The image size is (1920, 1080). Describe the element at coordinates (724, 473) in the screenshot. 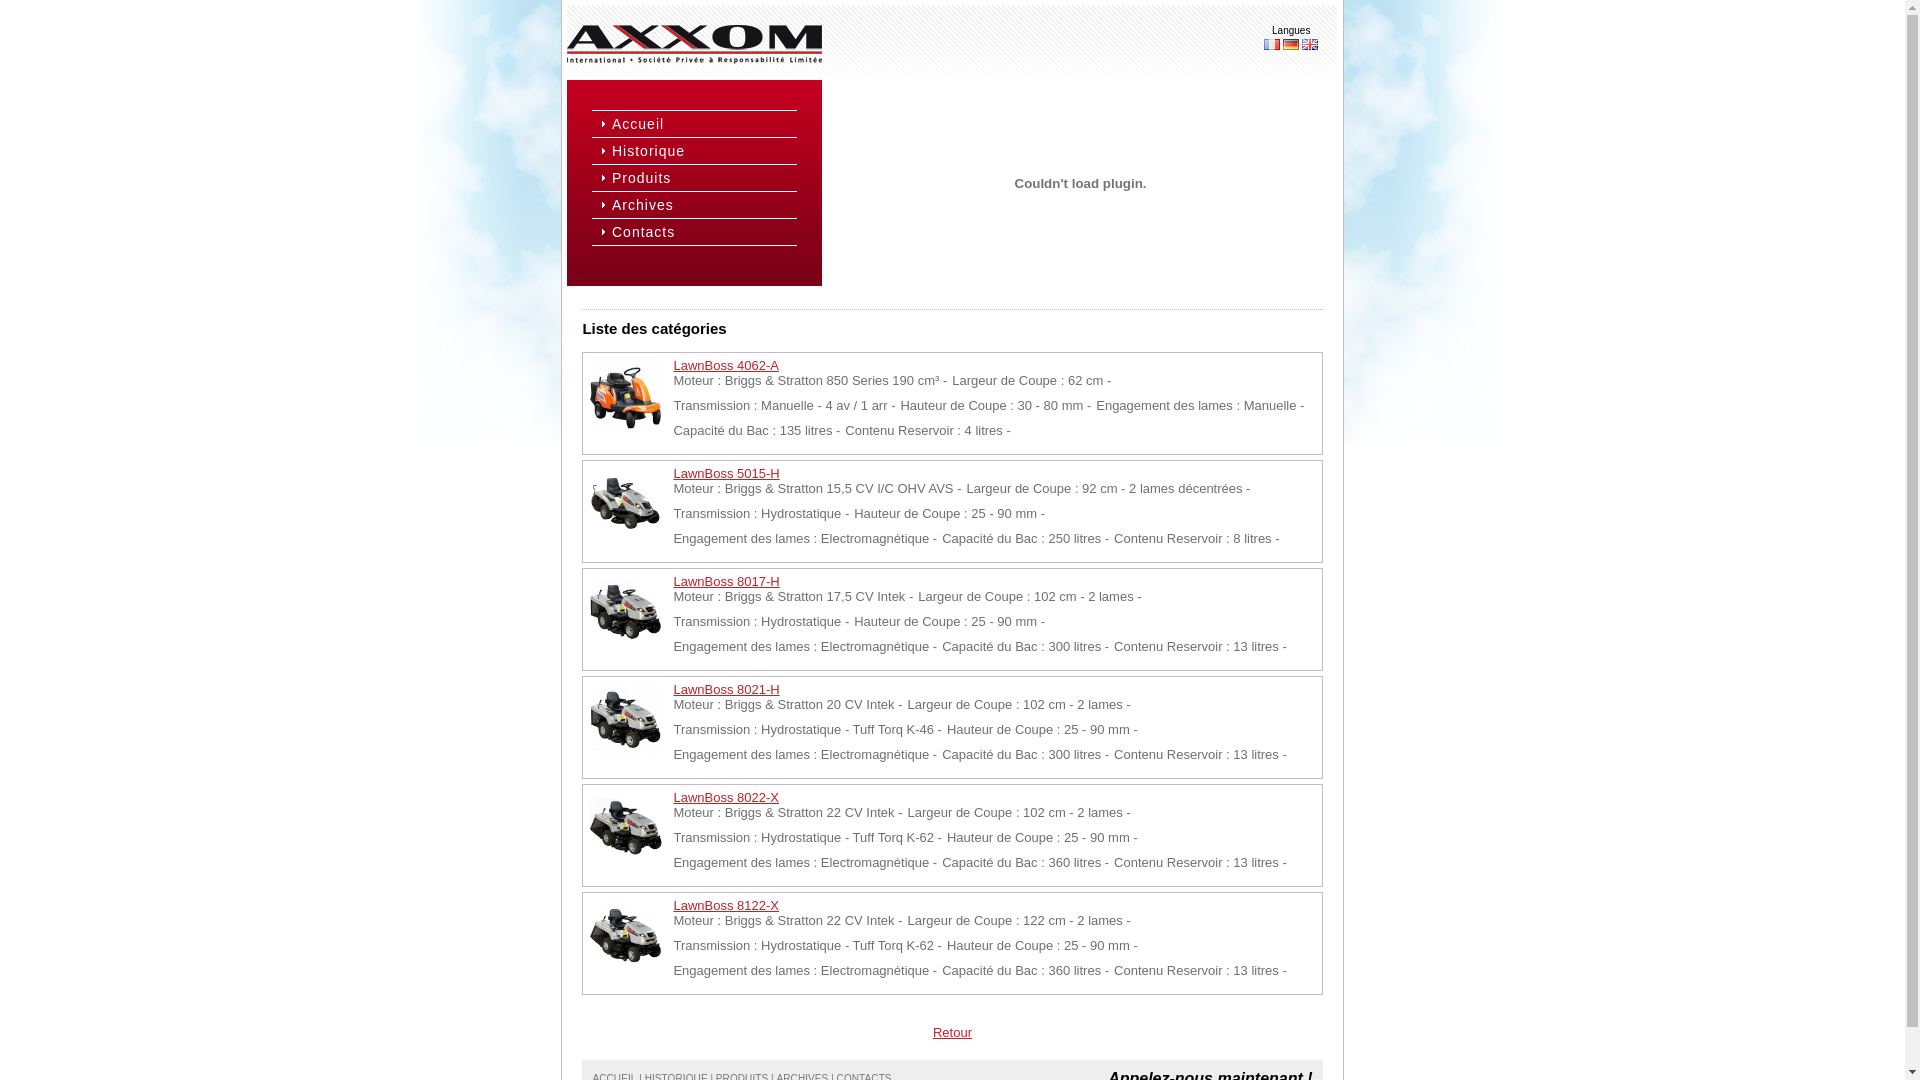

I see `'LawnBoss 5015-H'` at that location.